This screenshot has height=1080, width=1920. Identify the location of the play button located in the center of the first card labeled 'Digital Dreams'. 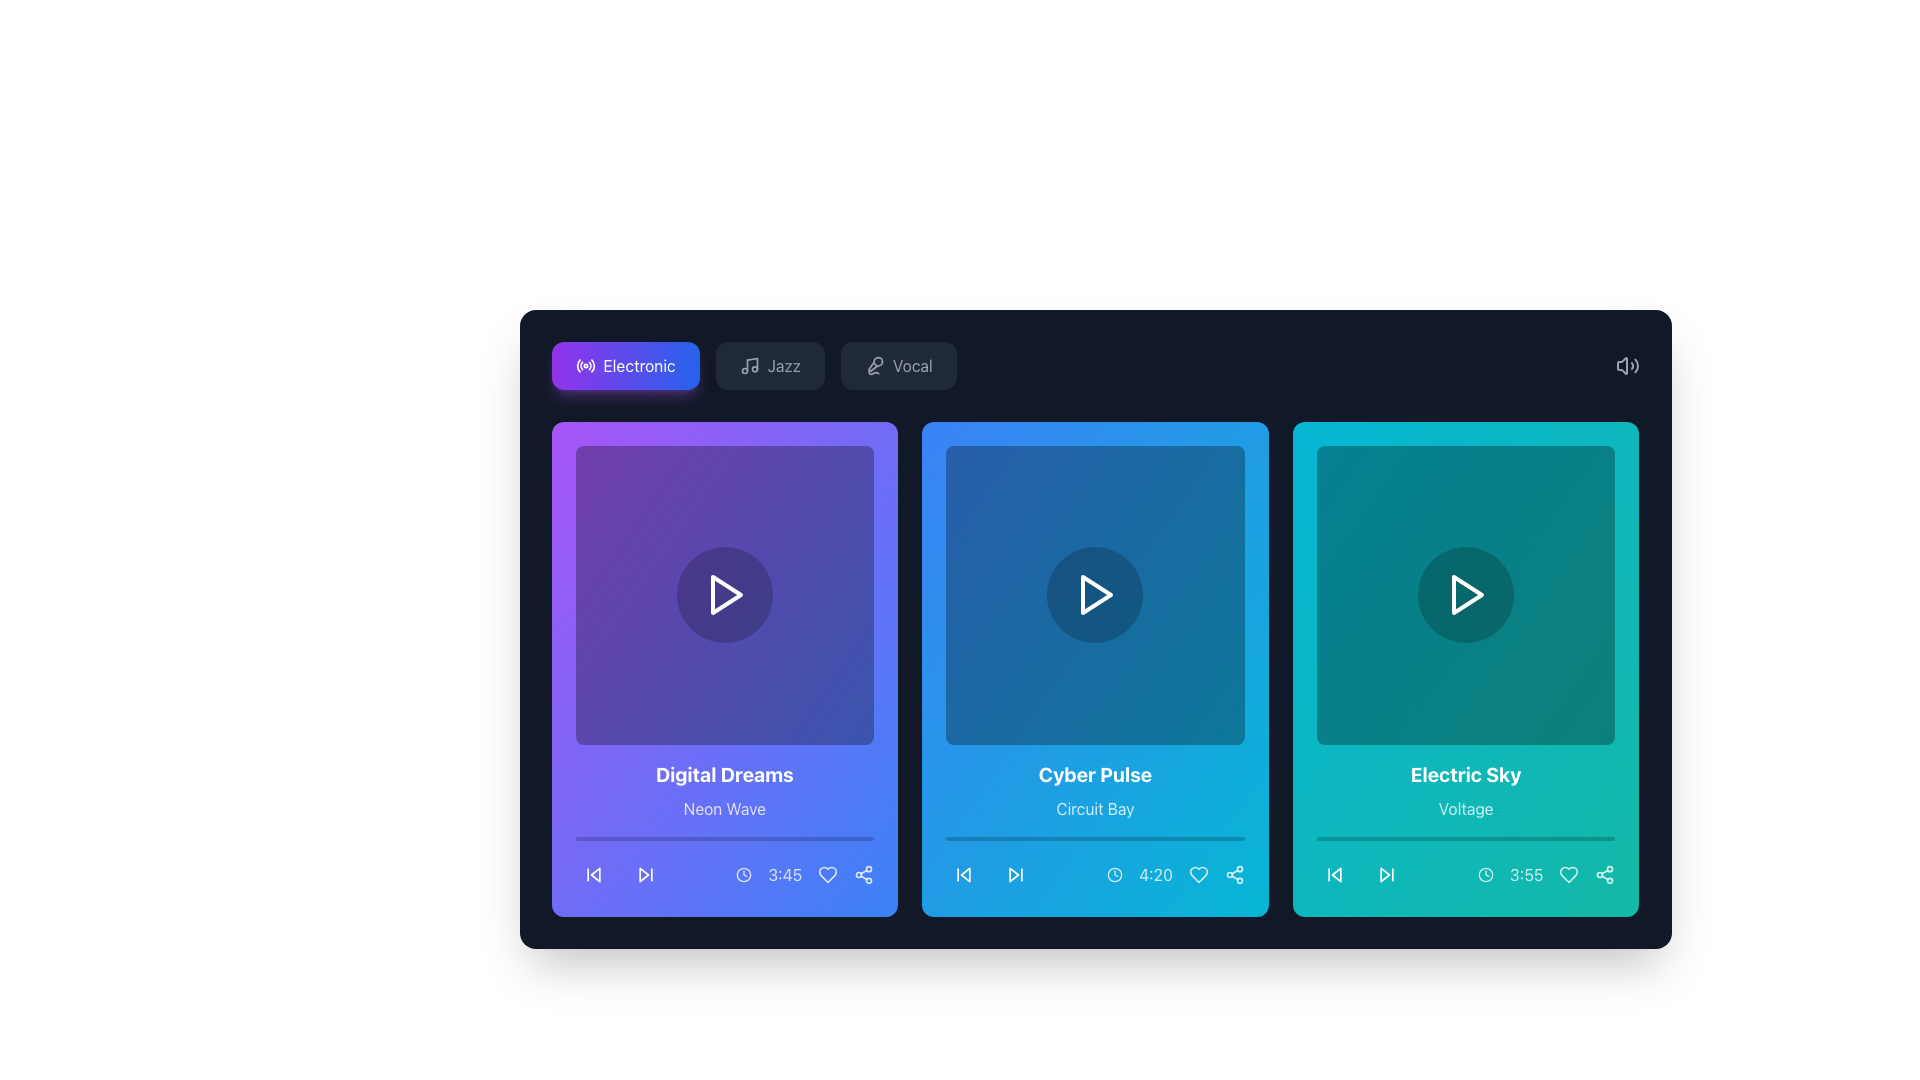
(723, 594).